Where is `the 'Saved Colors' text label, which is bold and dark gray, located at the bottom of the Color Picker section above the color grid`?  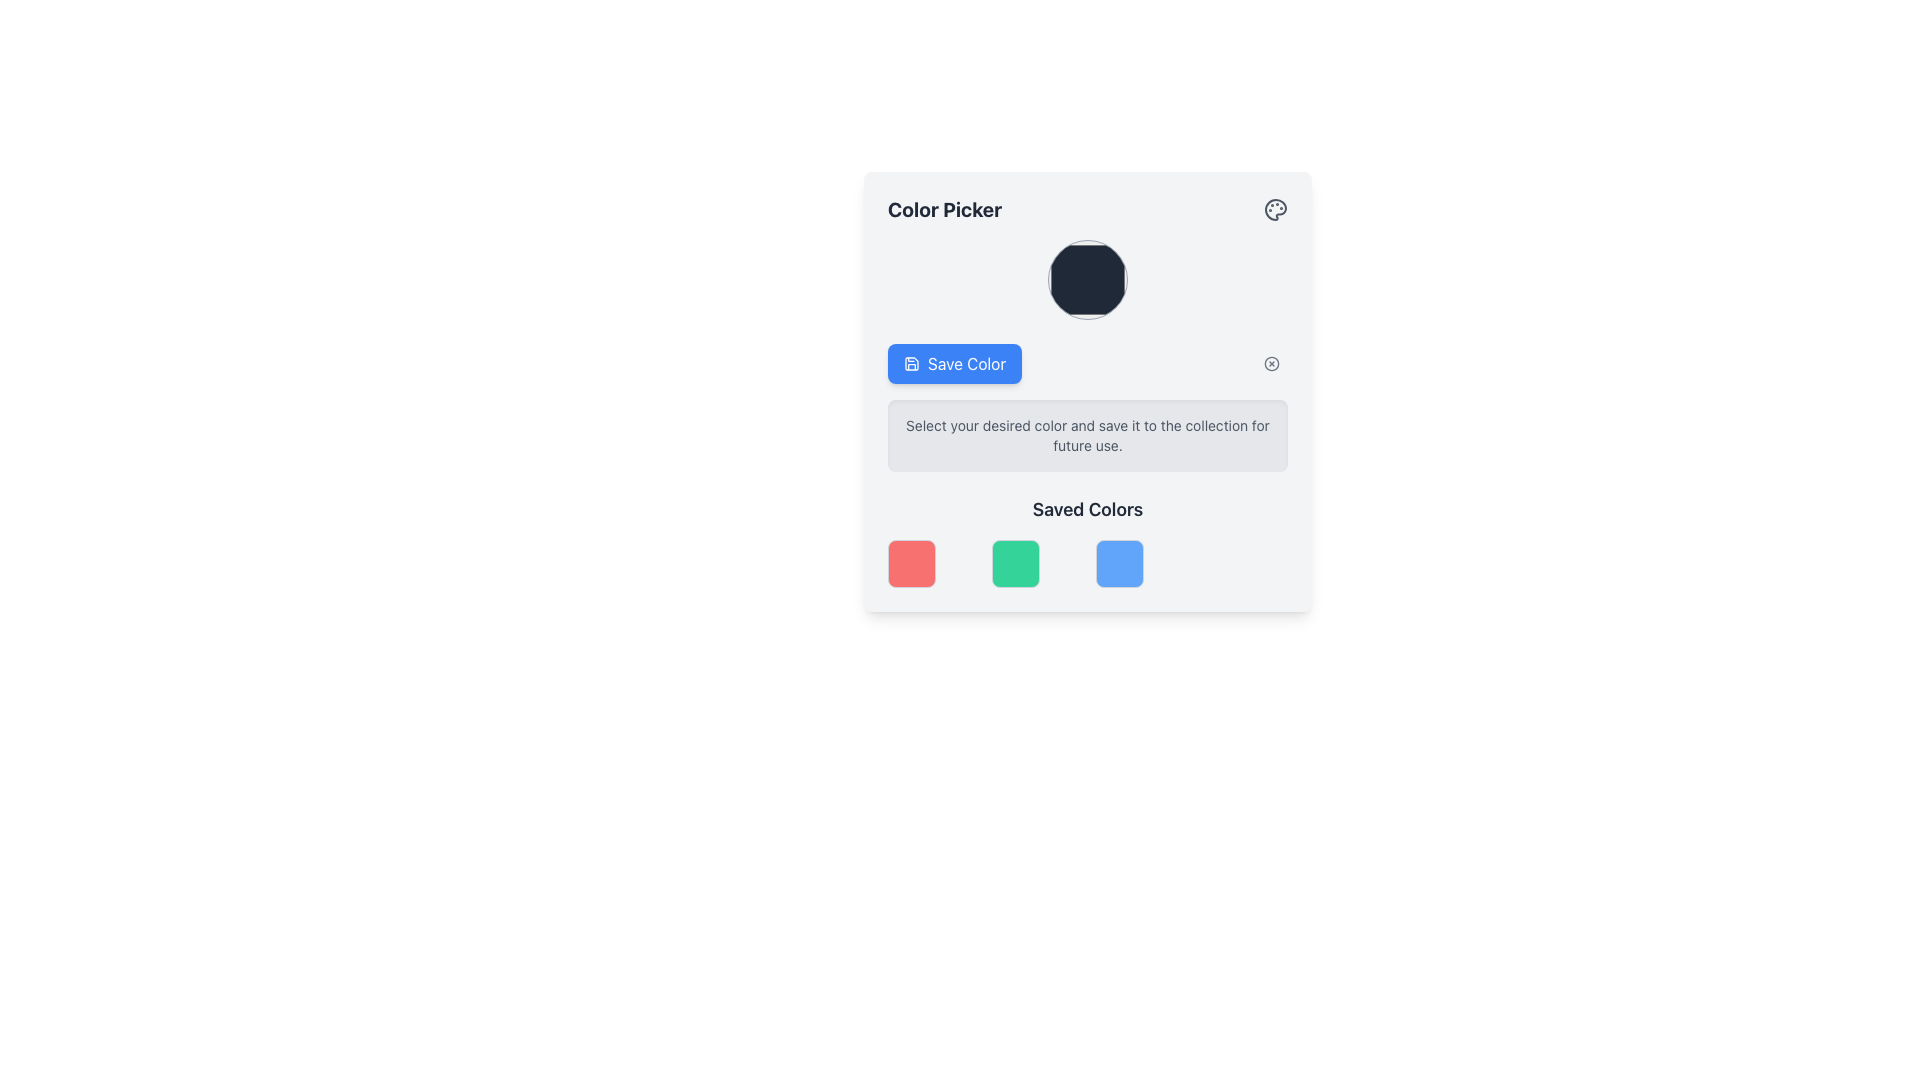
the 'Saved Colors' text label, which is bold and dark gray, located at the bottom of the Color Picker section above the color grid is located at coordinates (1087, 508).